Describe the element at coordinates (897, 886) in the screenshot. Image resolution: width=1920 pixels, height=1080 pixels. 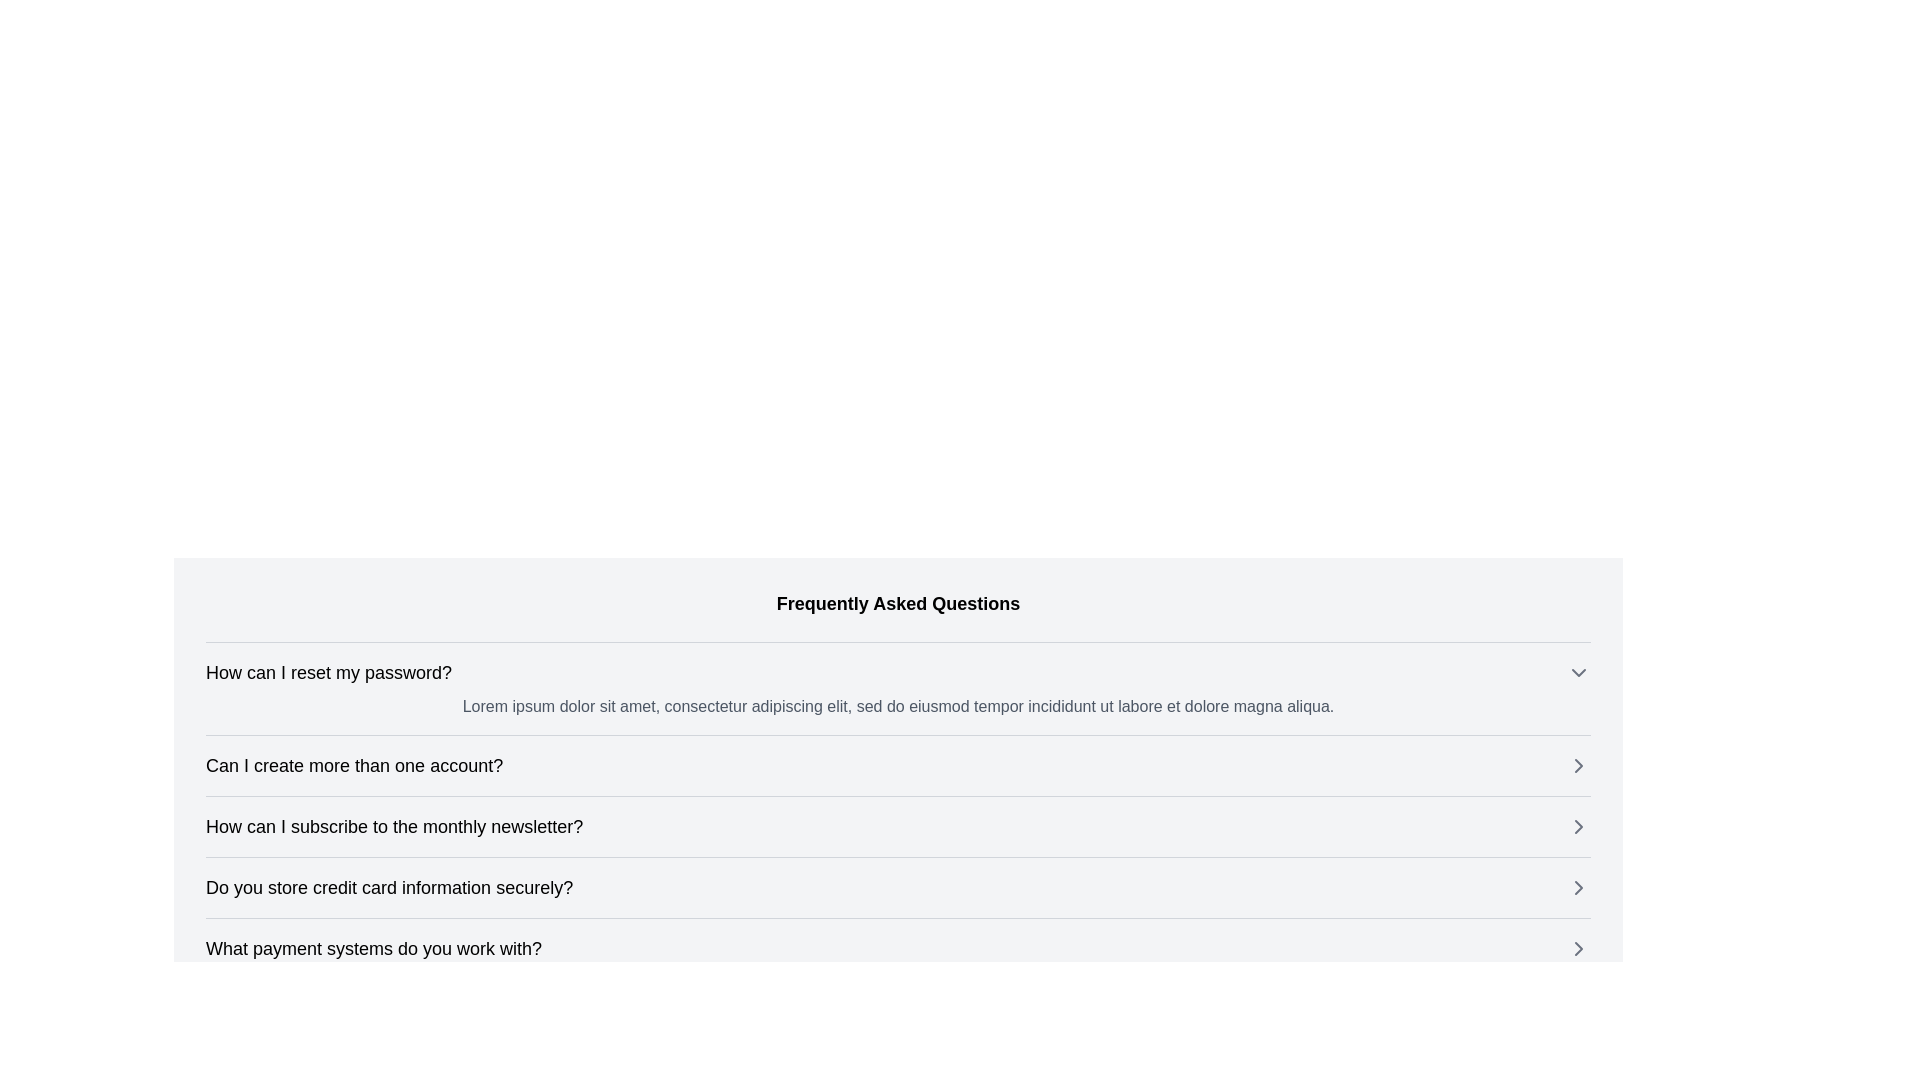
I see `text of the fourth entry in the FAQ list by clicking on the clickable question` at that location.